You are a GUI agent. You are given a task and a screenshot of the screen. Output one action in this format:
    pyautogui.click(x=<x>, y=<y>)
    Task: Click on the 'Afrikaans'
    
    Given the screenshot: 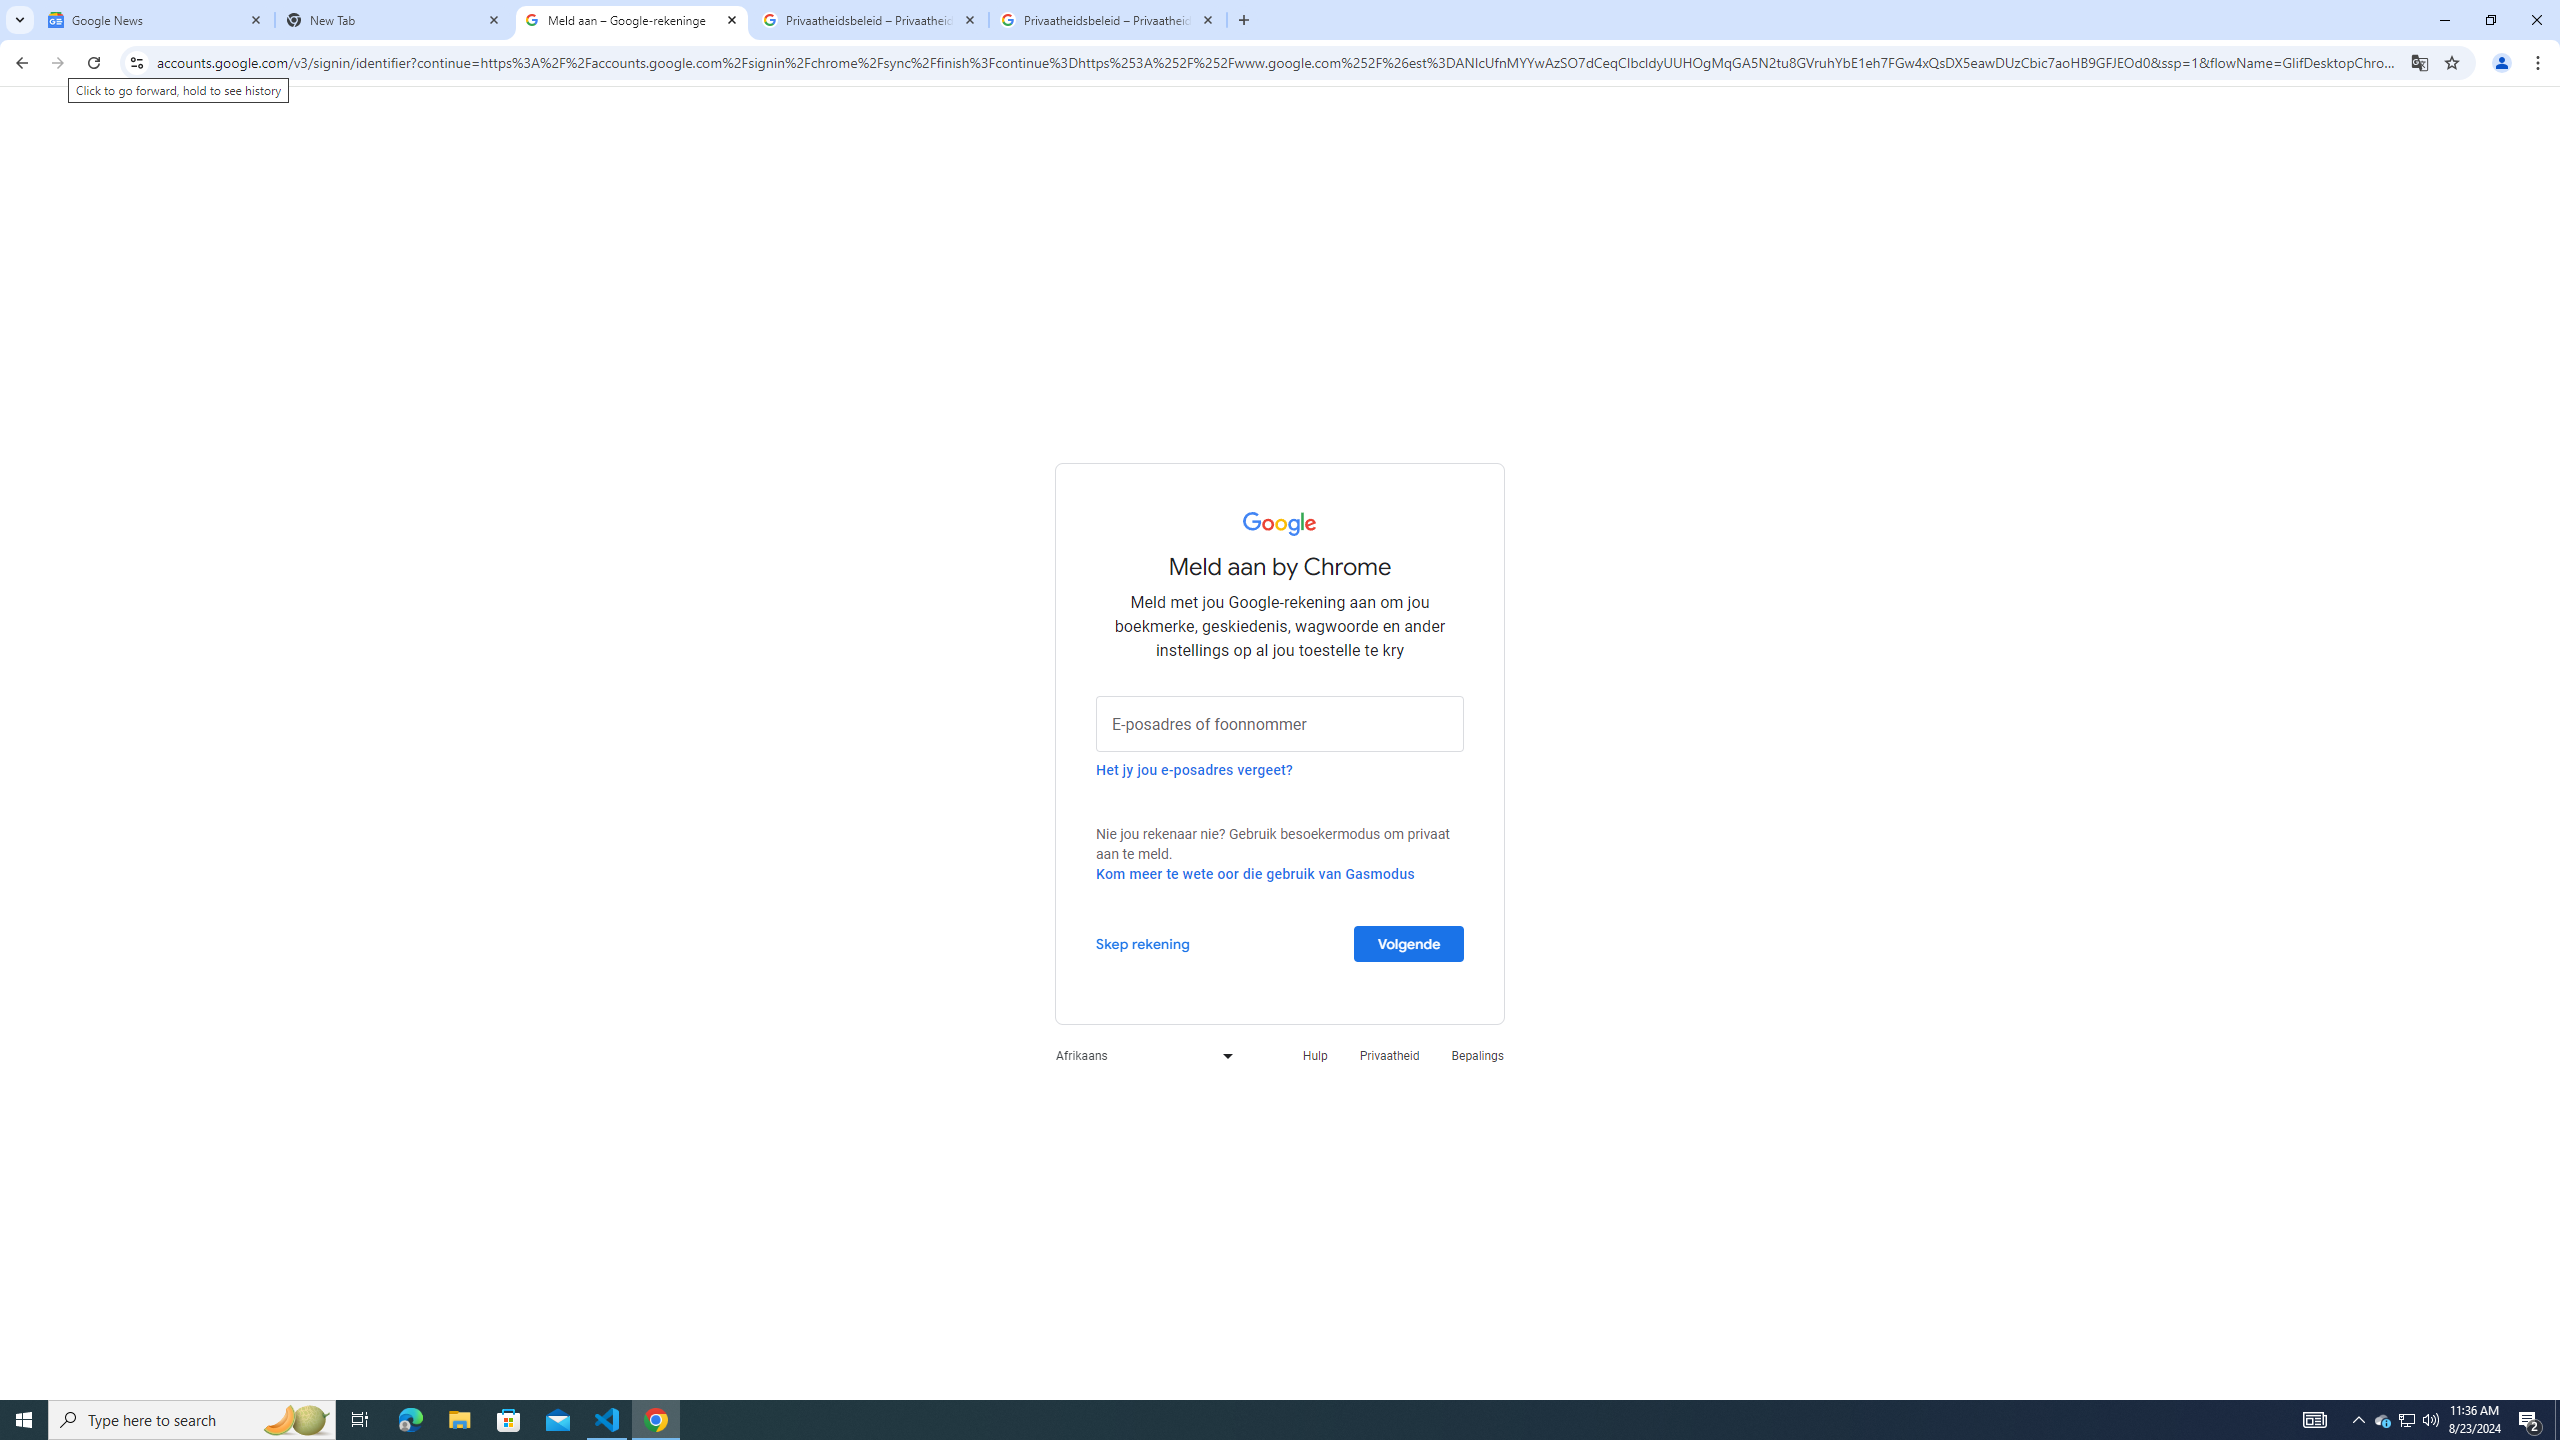 What is the action you would take?
    pyautogui.click(x=1138, y=1054)
    